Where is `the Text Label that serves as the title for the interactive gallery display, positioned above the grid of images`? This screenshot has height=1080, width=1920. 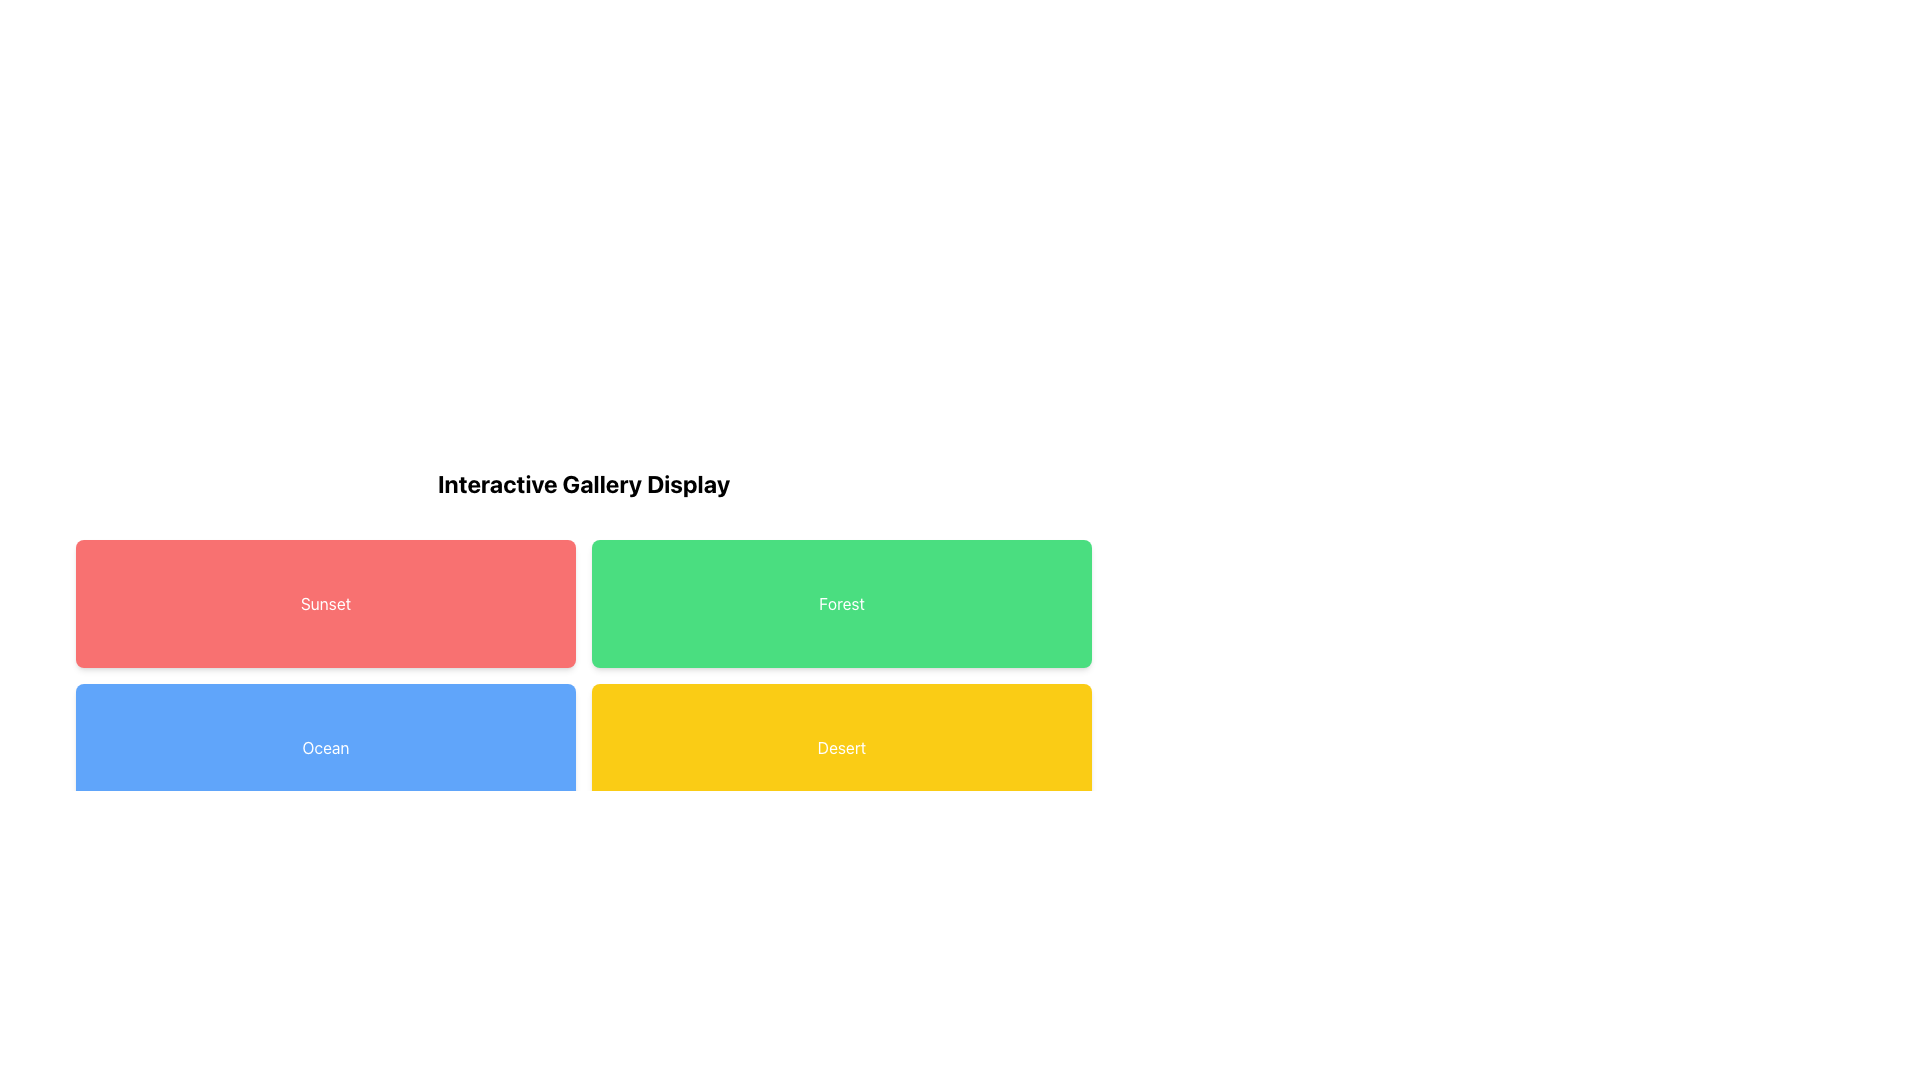
the Text Label that serves as the title for the interactive gallery display, positioned above the grid of images is located at coordinates (583, 483).